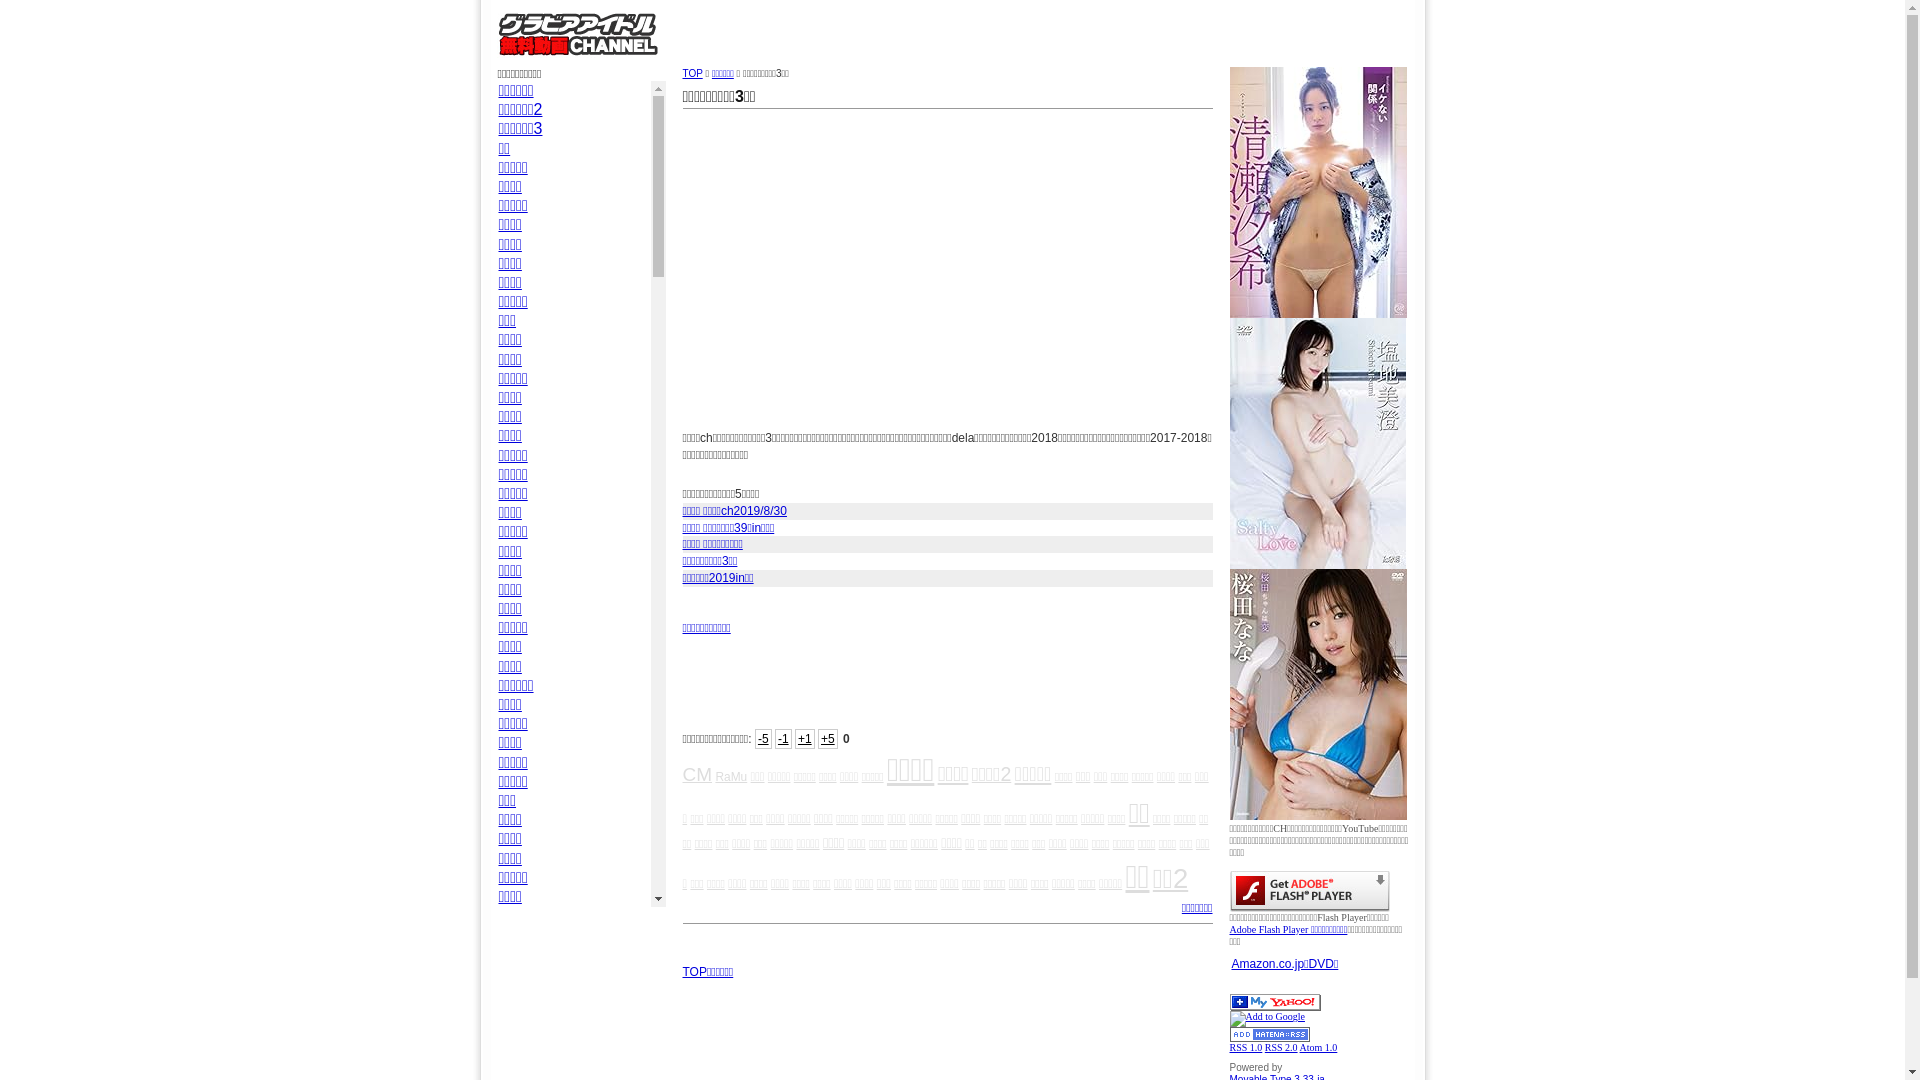  I want to click on '+5', so click(828, 739).